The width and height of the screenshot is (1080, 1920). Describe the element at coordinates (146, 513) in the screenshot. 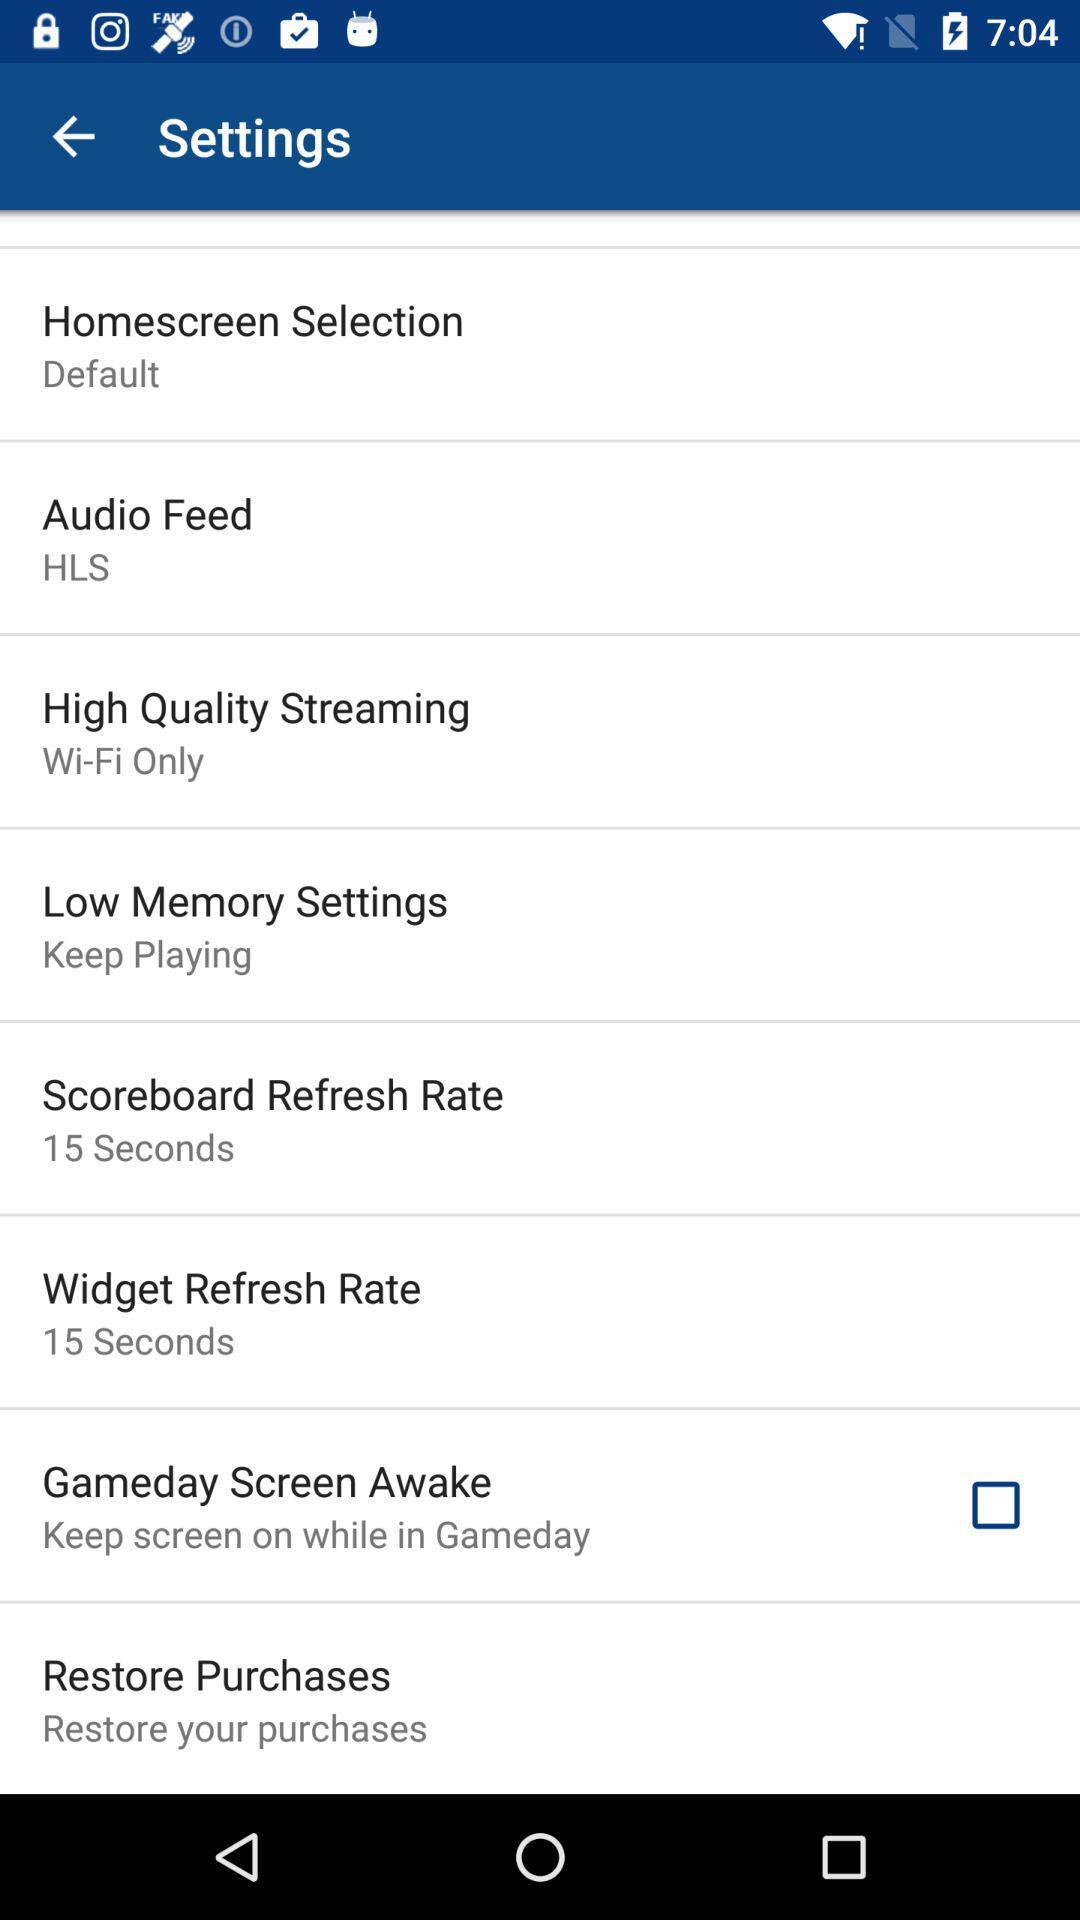

I see `the icon below default` at that location.